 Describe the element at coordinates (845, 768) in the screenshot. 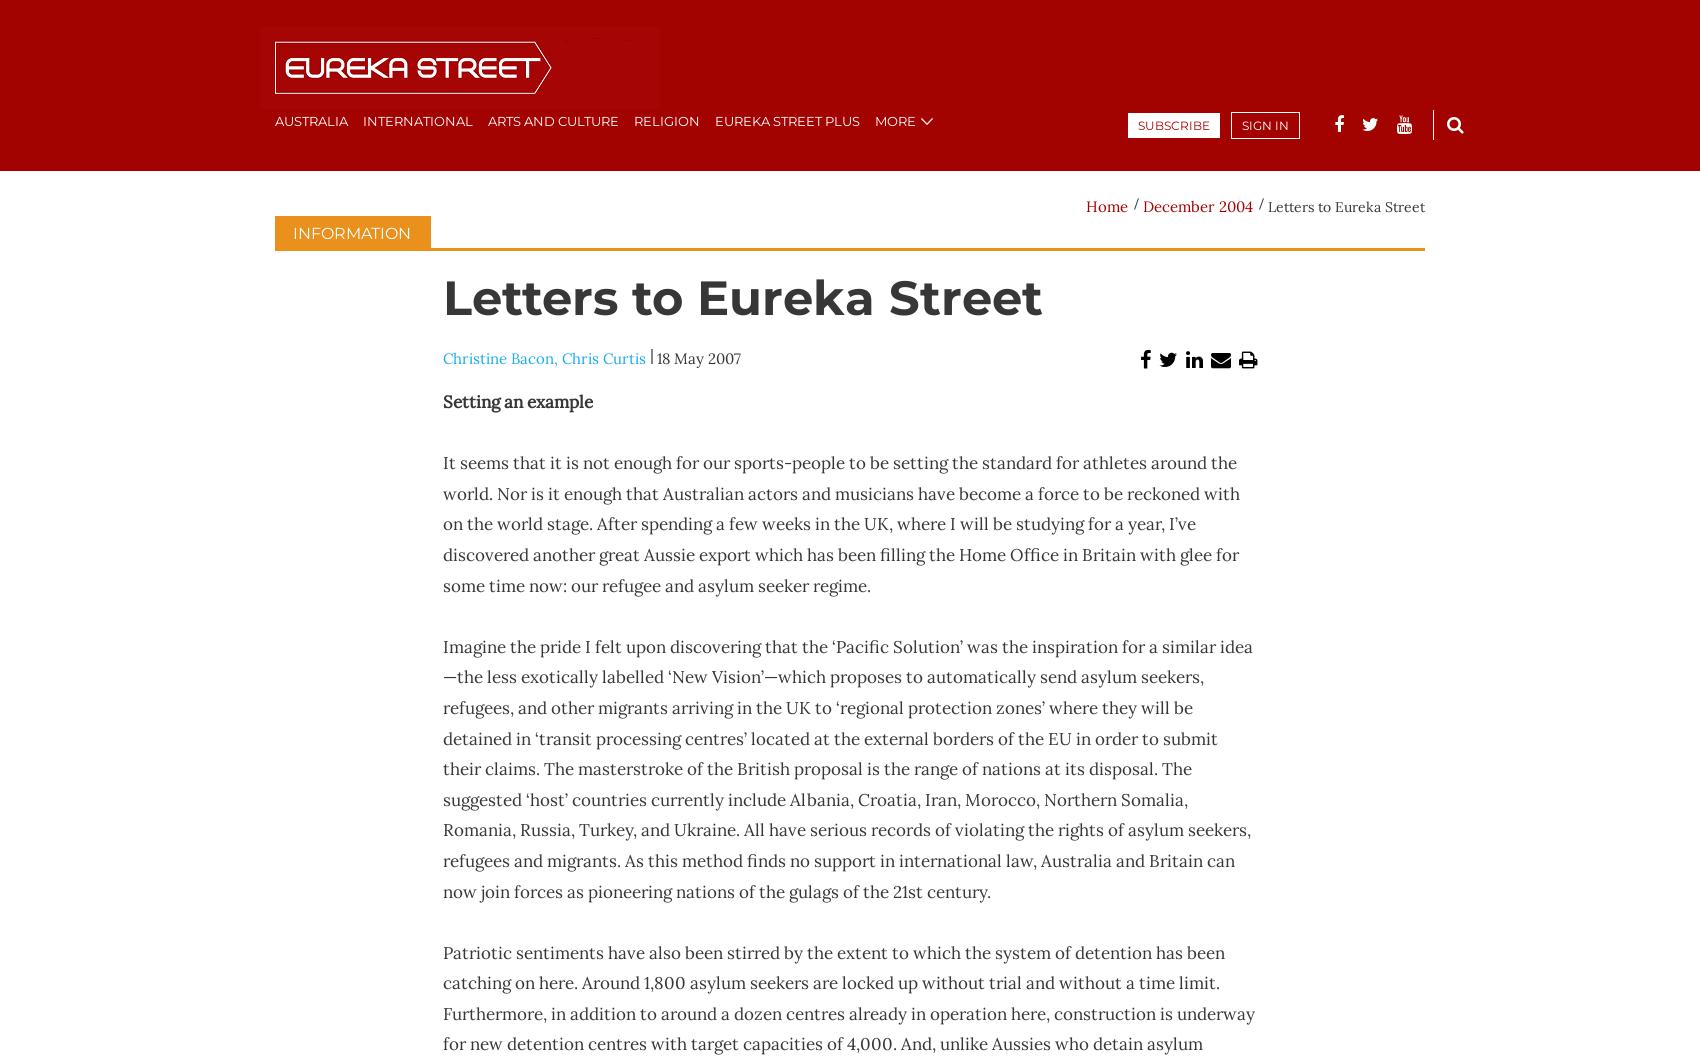

I see `'Imagine the pride I felt upon discovering that the ‘Pacific Solution’ was the inspiration for a similar idea—the less exotically labelled ‘New Vision’—which proposes to automatically send asylum seekers, refugees, and other migrants arriving in the UK to ‘regional protection zones’ where they will be detained in ‘transit processing centres’ located at the external borders of the EU in order to submit their claims. The masterstroke of the British proposal is the range of nations at its disposal. The suggested ‘host’ countries currently include Albania, Croatia, Iran, Morocco, Northern Somalia, Romania, Russia, Turkey, and Ukraine. All have serious records of violating the rights of asylum seekers, refugees and migrants. As this method finds no support in international law, Australia and Britain can now join forces as pioneering nations of the gulags of the 21st century.'` at that location.